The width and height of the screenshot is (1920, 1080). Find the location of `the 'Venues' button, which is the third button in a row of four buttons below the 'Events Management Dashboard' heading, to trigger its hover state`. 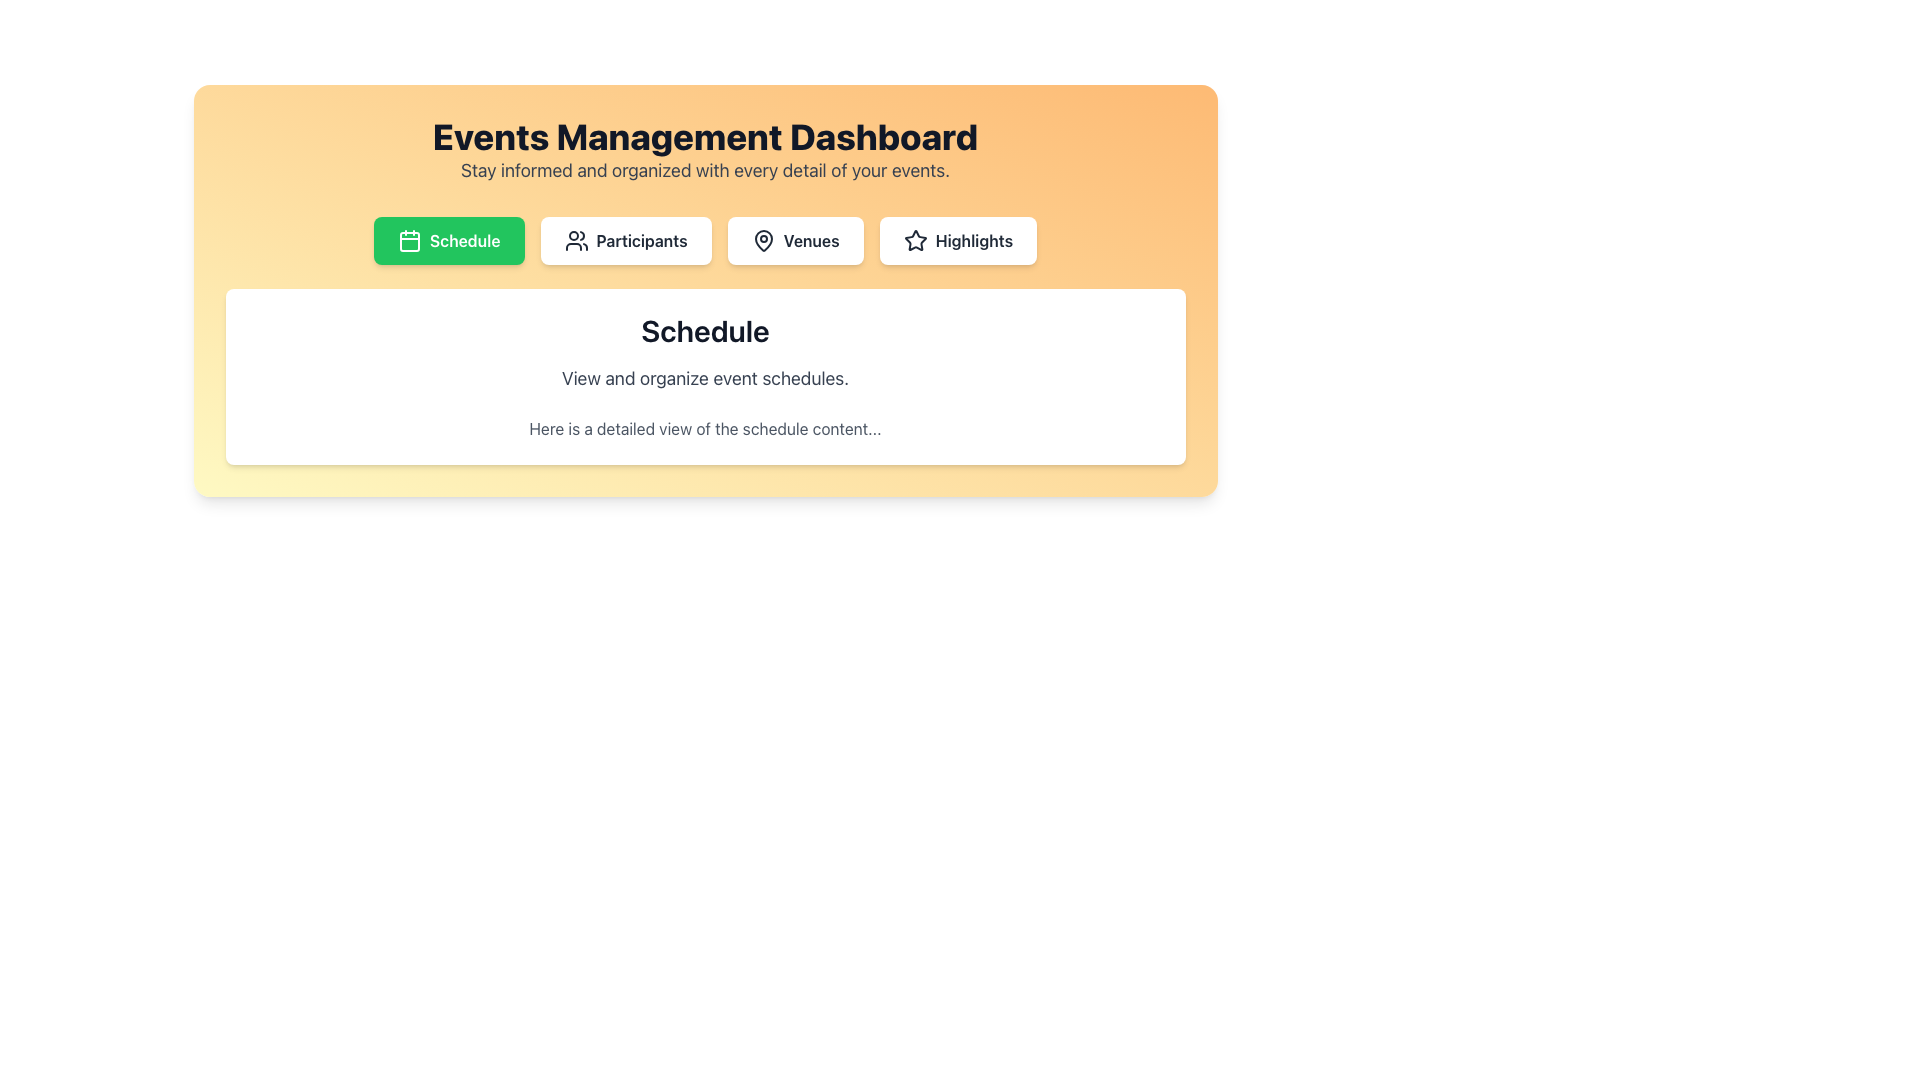

the 'Venues' button, which is the third button in a row of four buttons below the 'Events Management Dashboard' heading, to trigger its hover state is located at coordinates (794, 239).